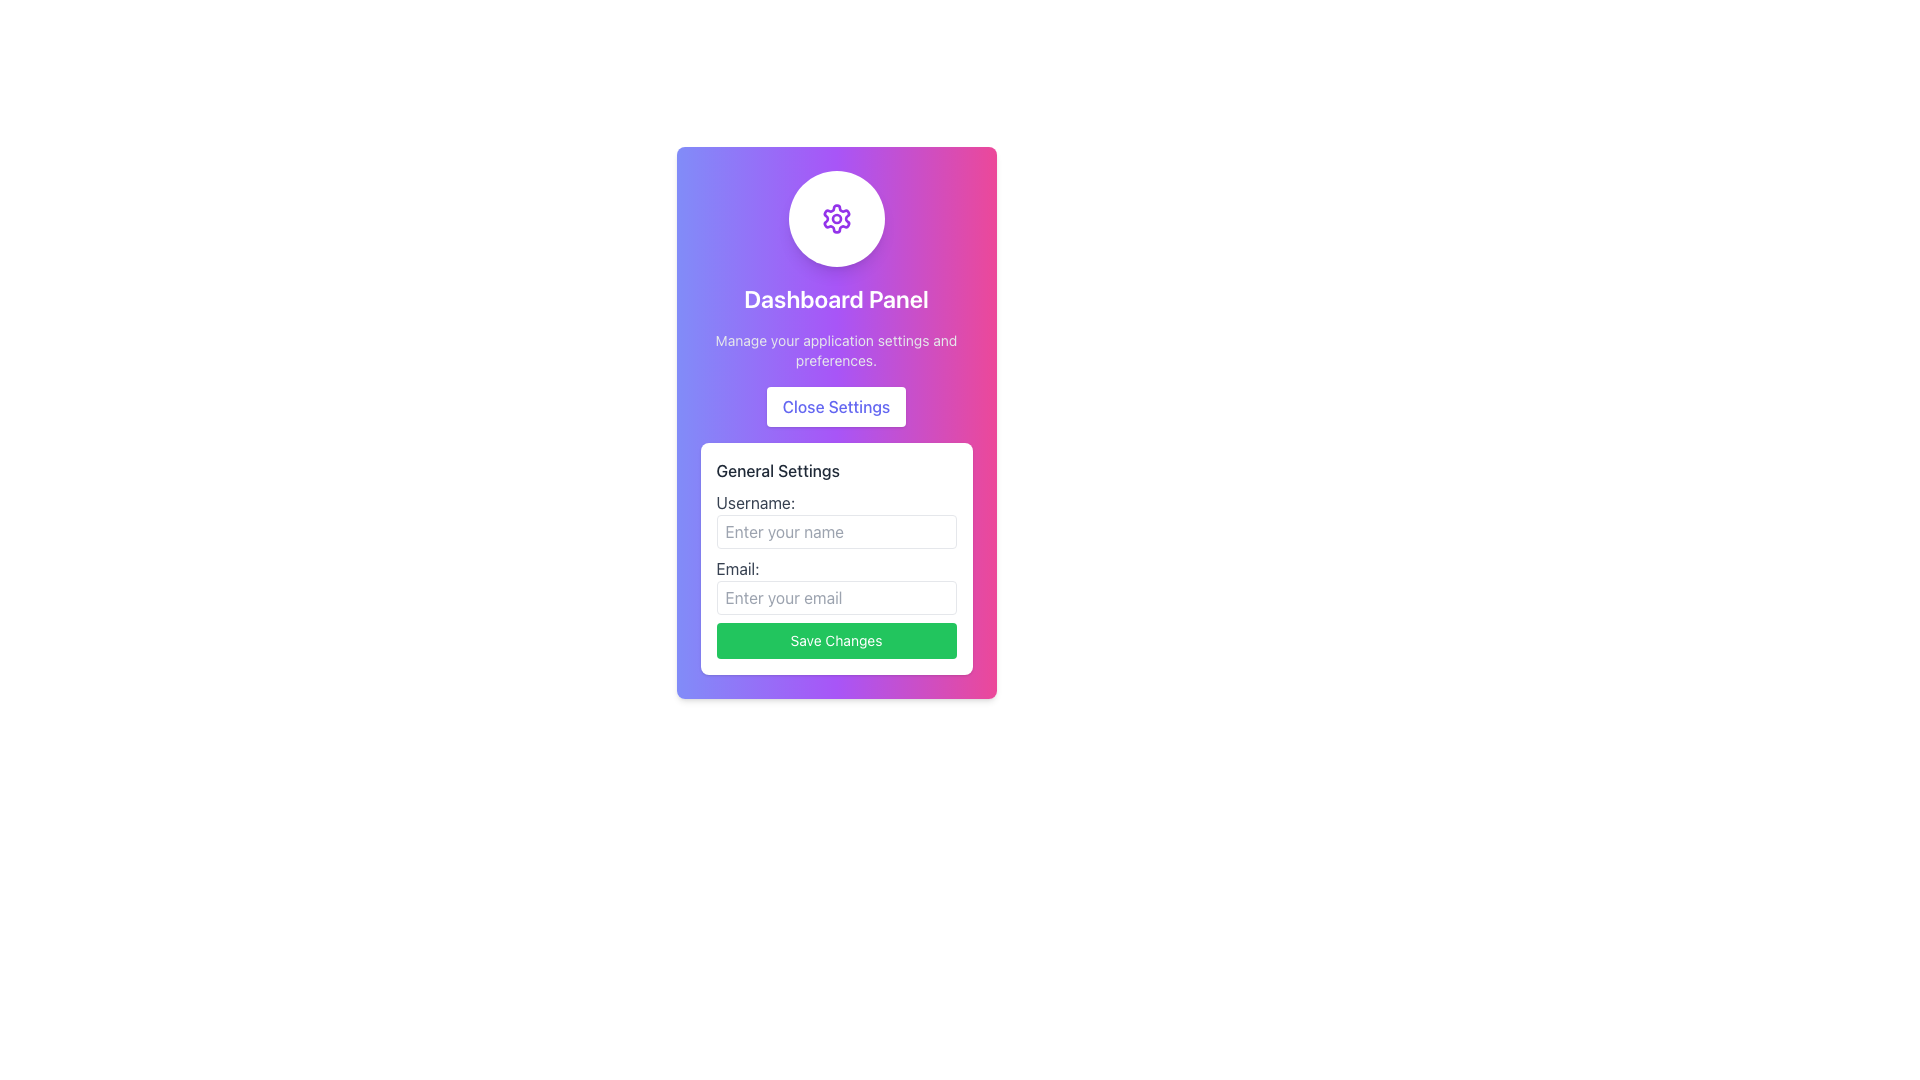 This screenshot has width=1920, height=1080. I want to click on the email input field located below the username input and above the 'Save Changes' button, so click(836, 596).